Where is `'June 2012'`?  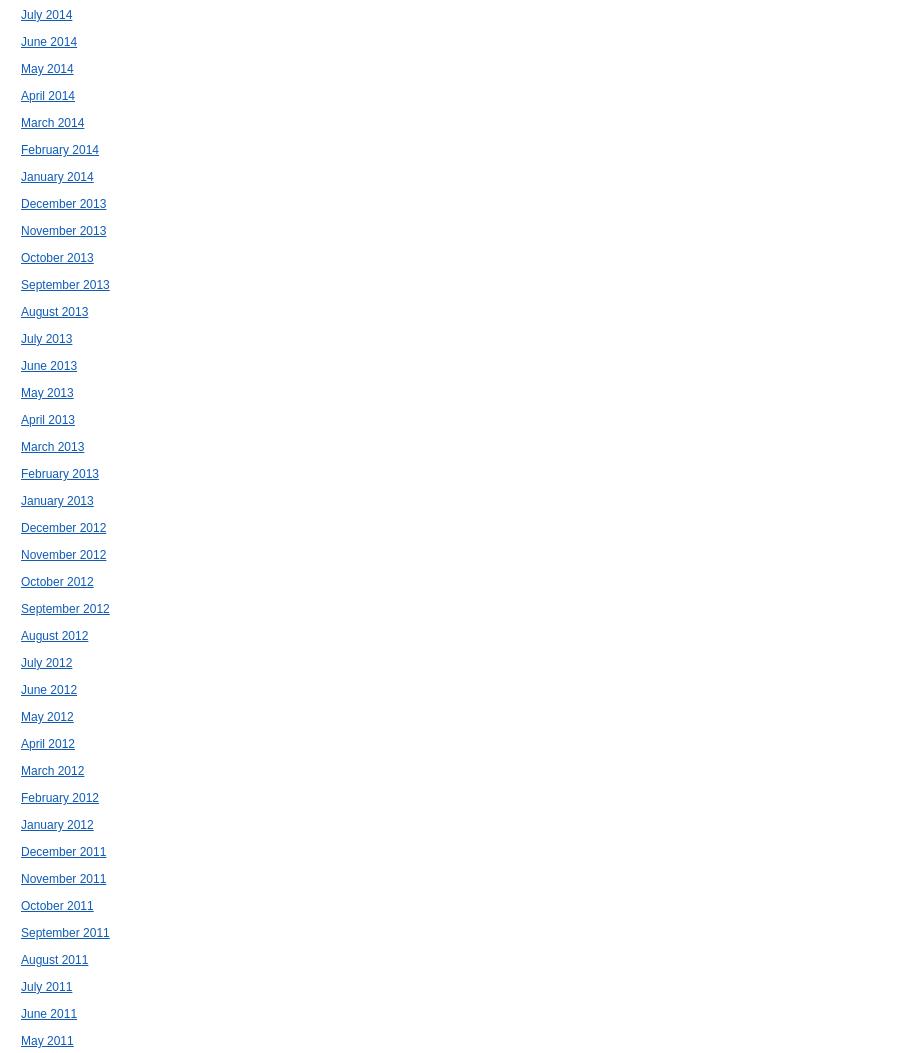 'June 2012' is located at coordinates (47, 690).